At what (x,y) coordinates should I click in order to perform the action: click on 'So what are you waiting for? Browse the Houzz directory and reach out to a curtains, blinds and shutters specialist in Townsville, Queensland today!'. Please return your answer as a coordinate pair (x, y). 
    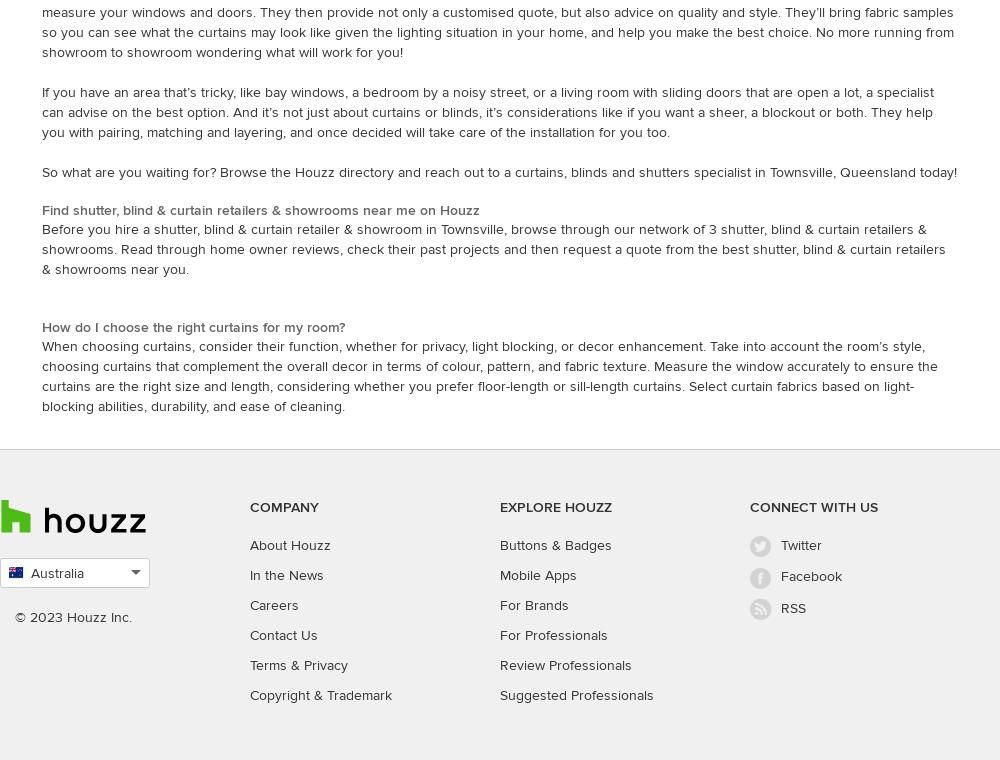
    Looking at the image, I should click on (498, 171).